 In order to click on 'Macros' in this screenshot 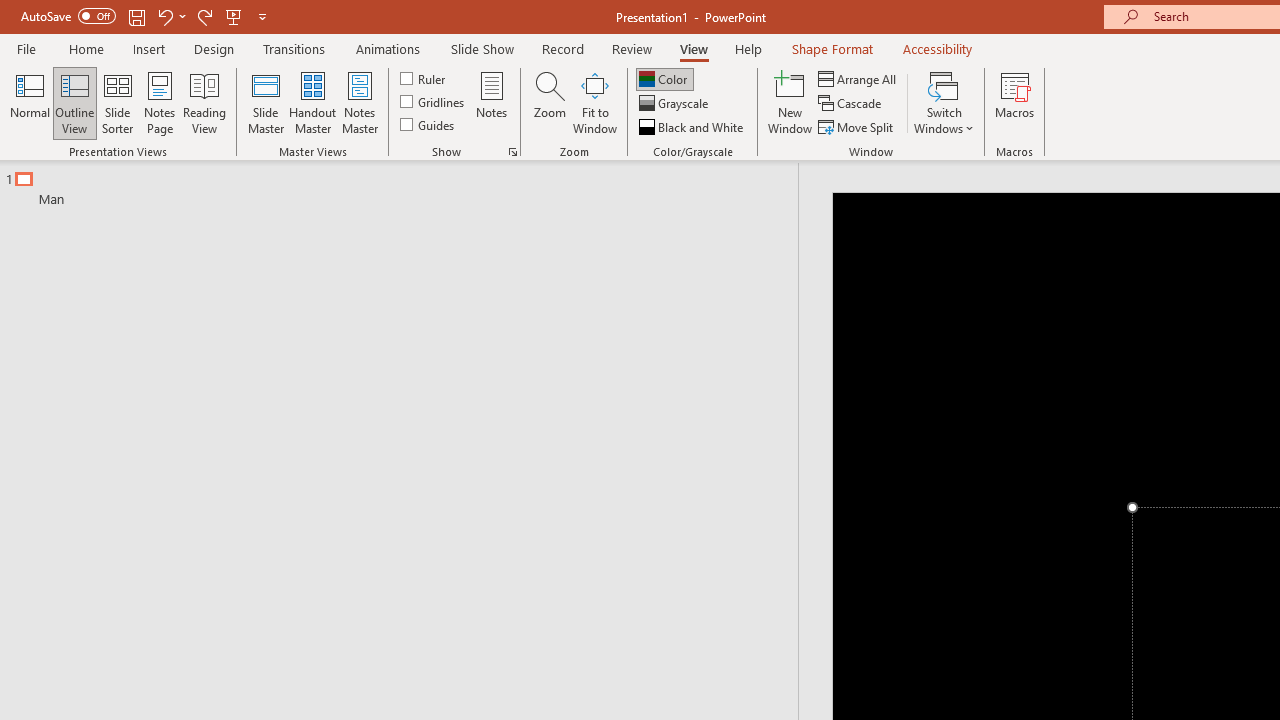, I will do `click(1015, 103)`.